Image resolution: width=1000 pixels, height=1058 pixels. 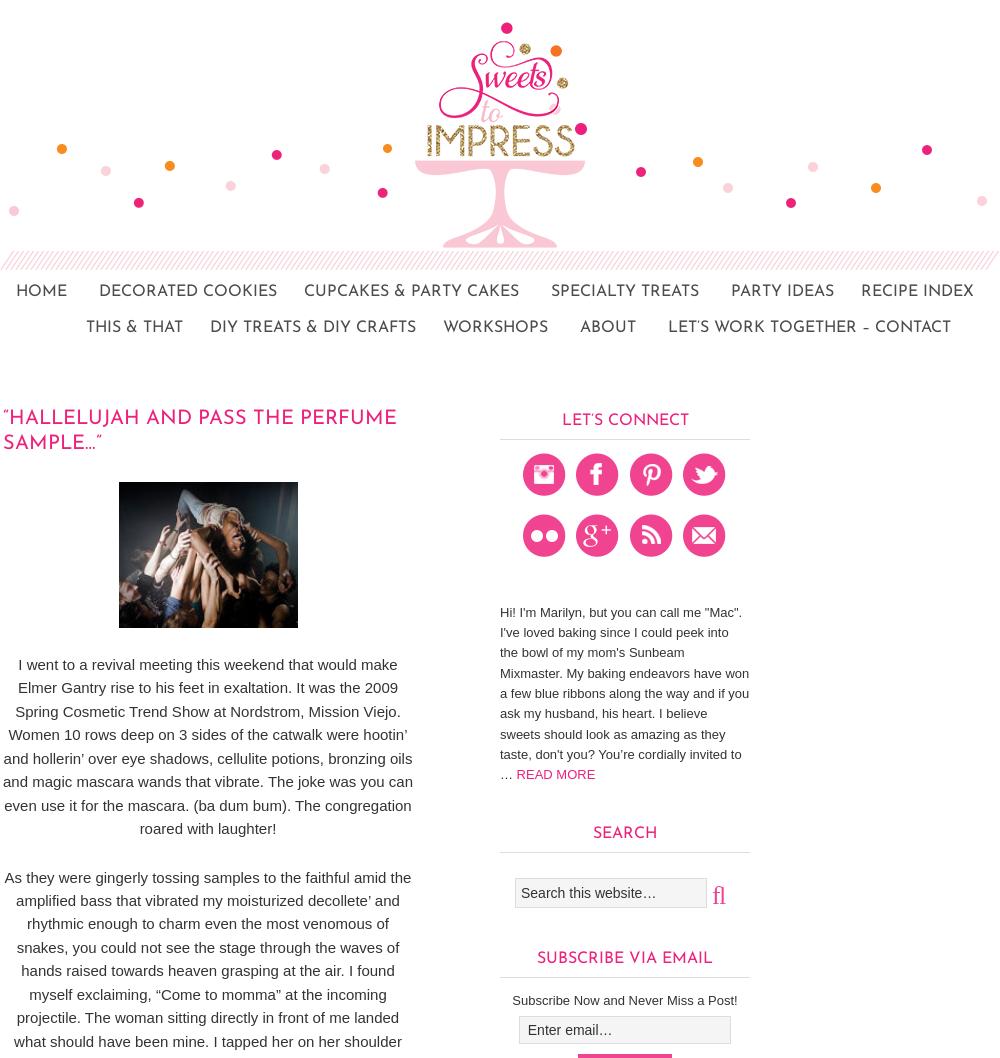 I want to click on 'Specialty Treats', so click(x=625, y=291).